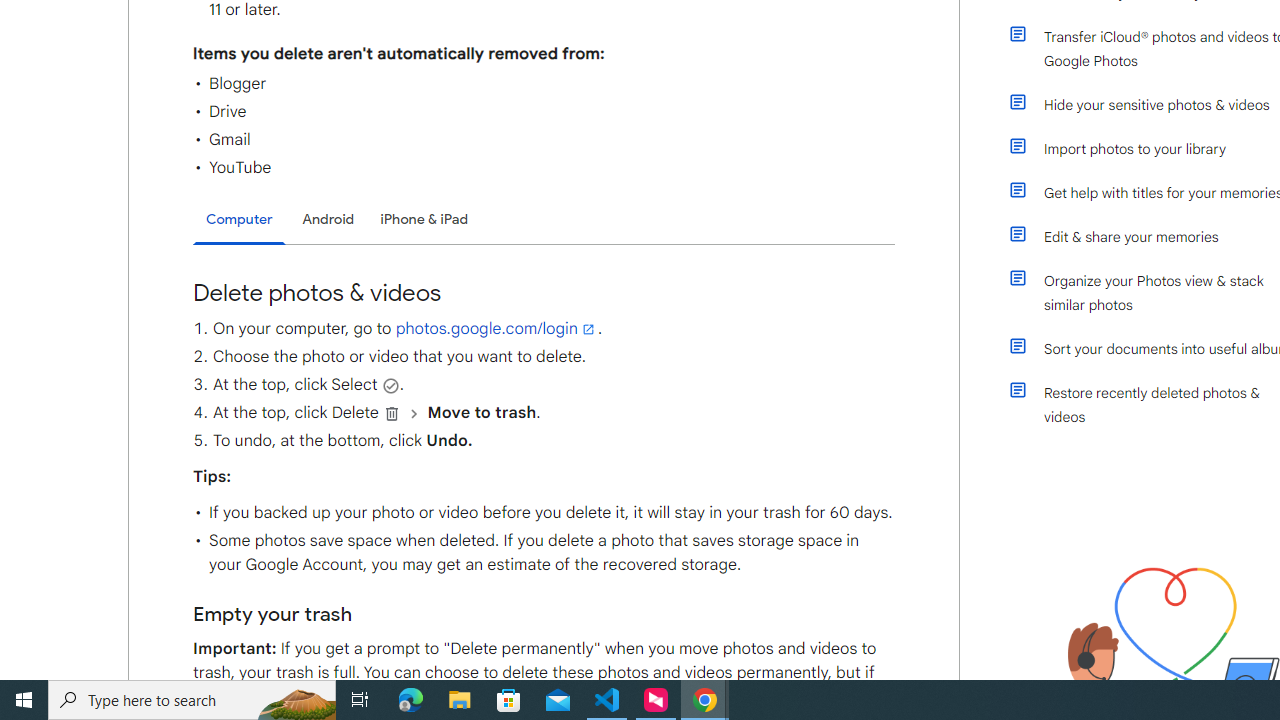 The image size is (1280, 720). What do you see at coordinates (413, 412) in the screenshot?
I see `'and then'` at bounding box center [413, 412].